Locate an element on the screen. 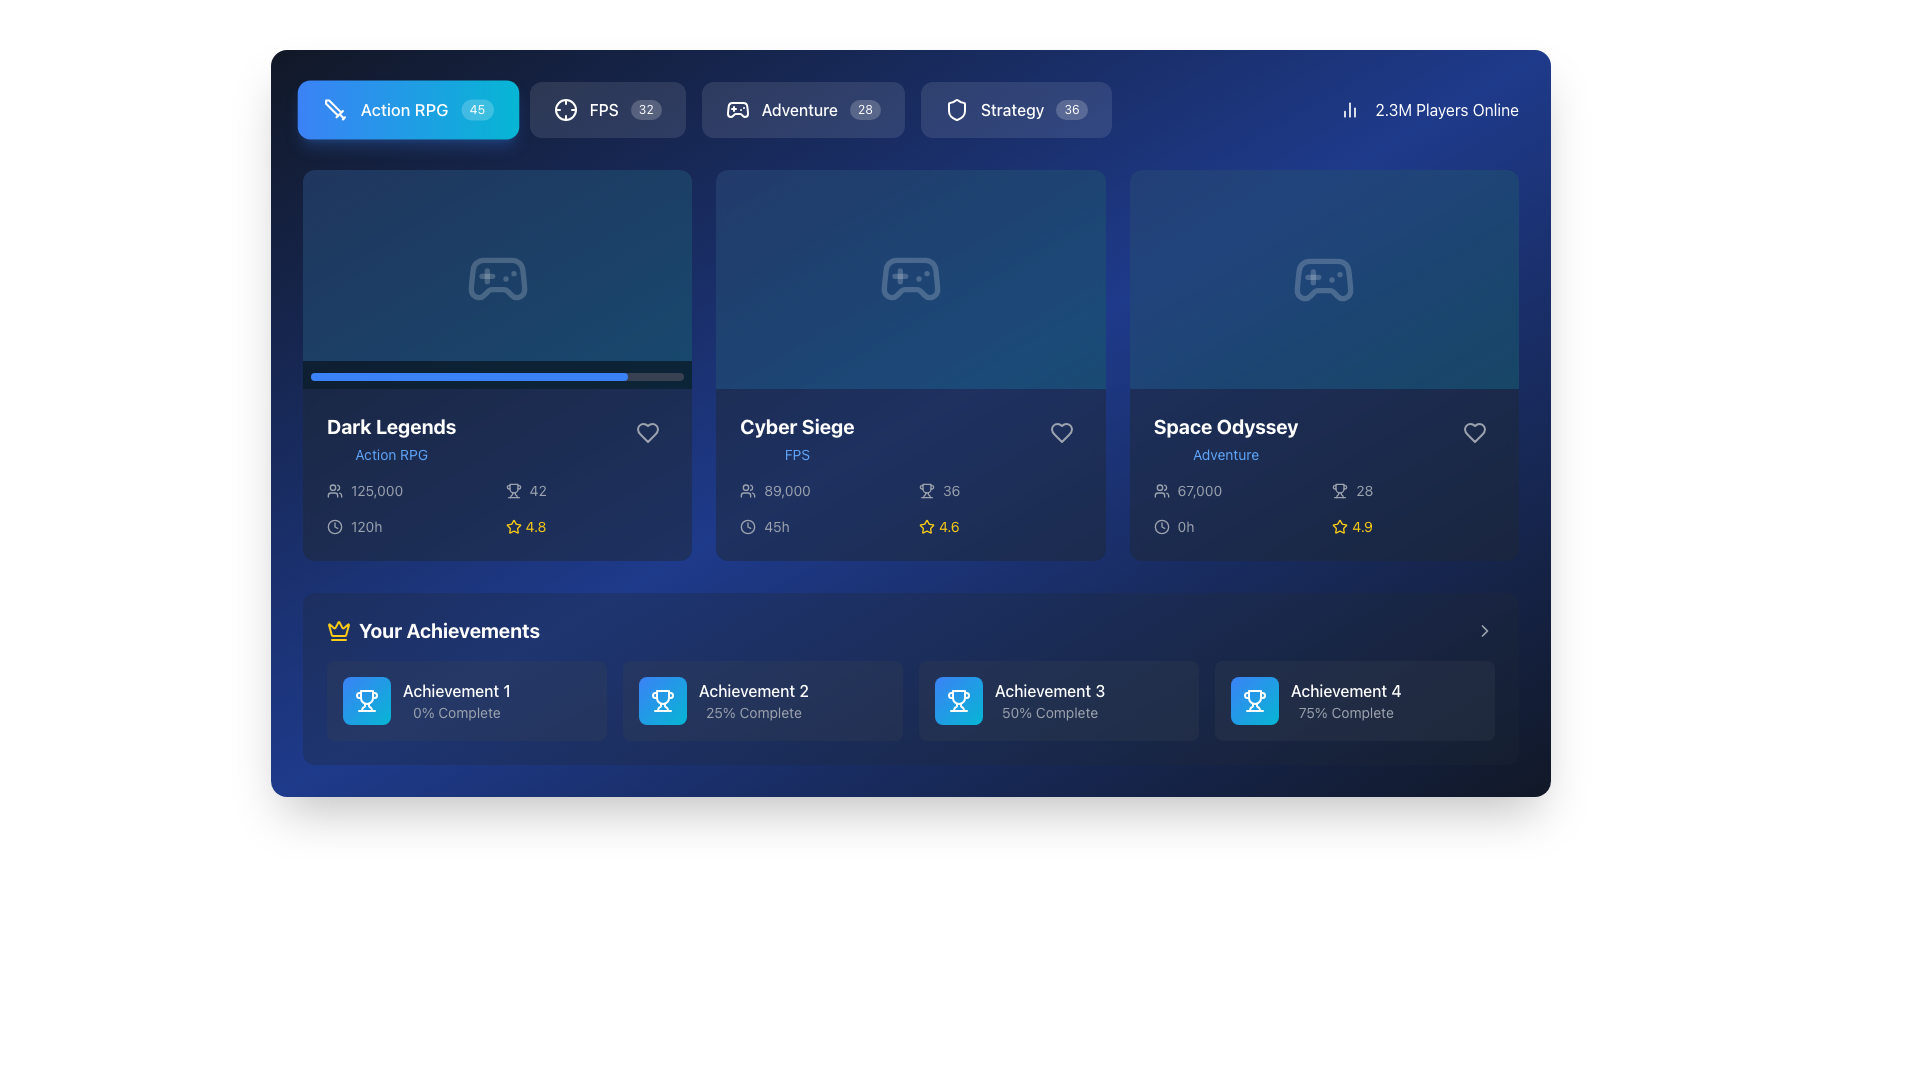  the heart-shaped icon located in the bottom right corner of the 'Cyber Siege' card is located at coordinates (1060, 431).